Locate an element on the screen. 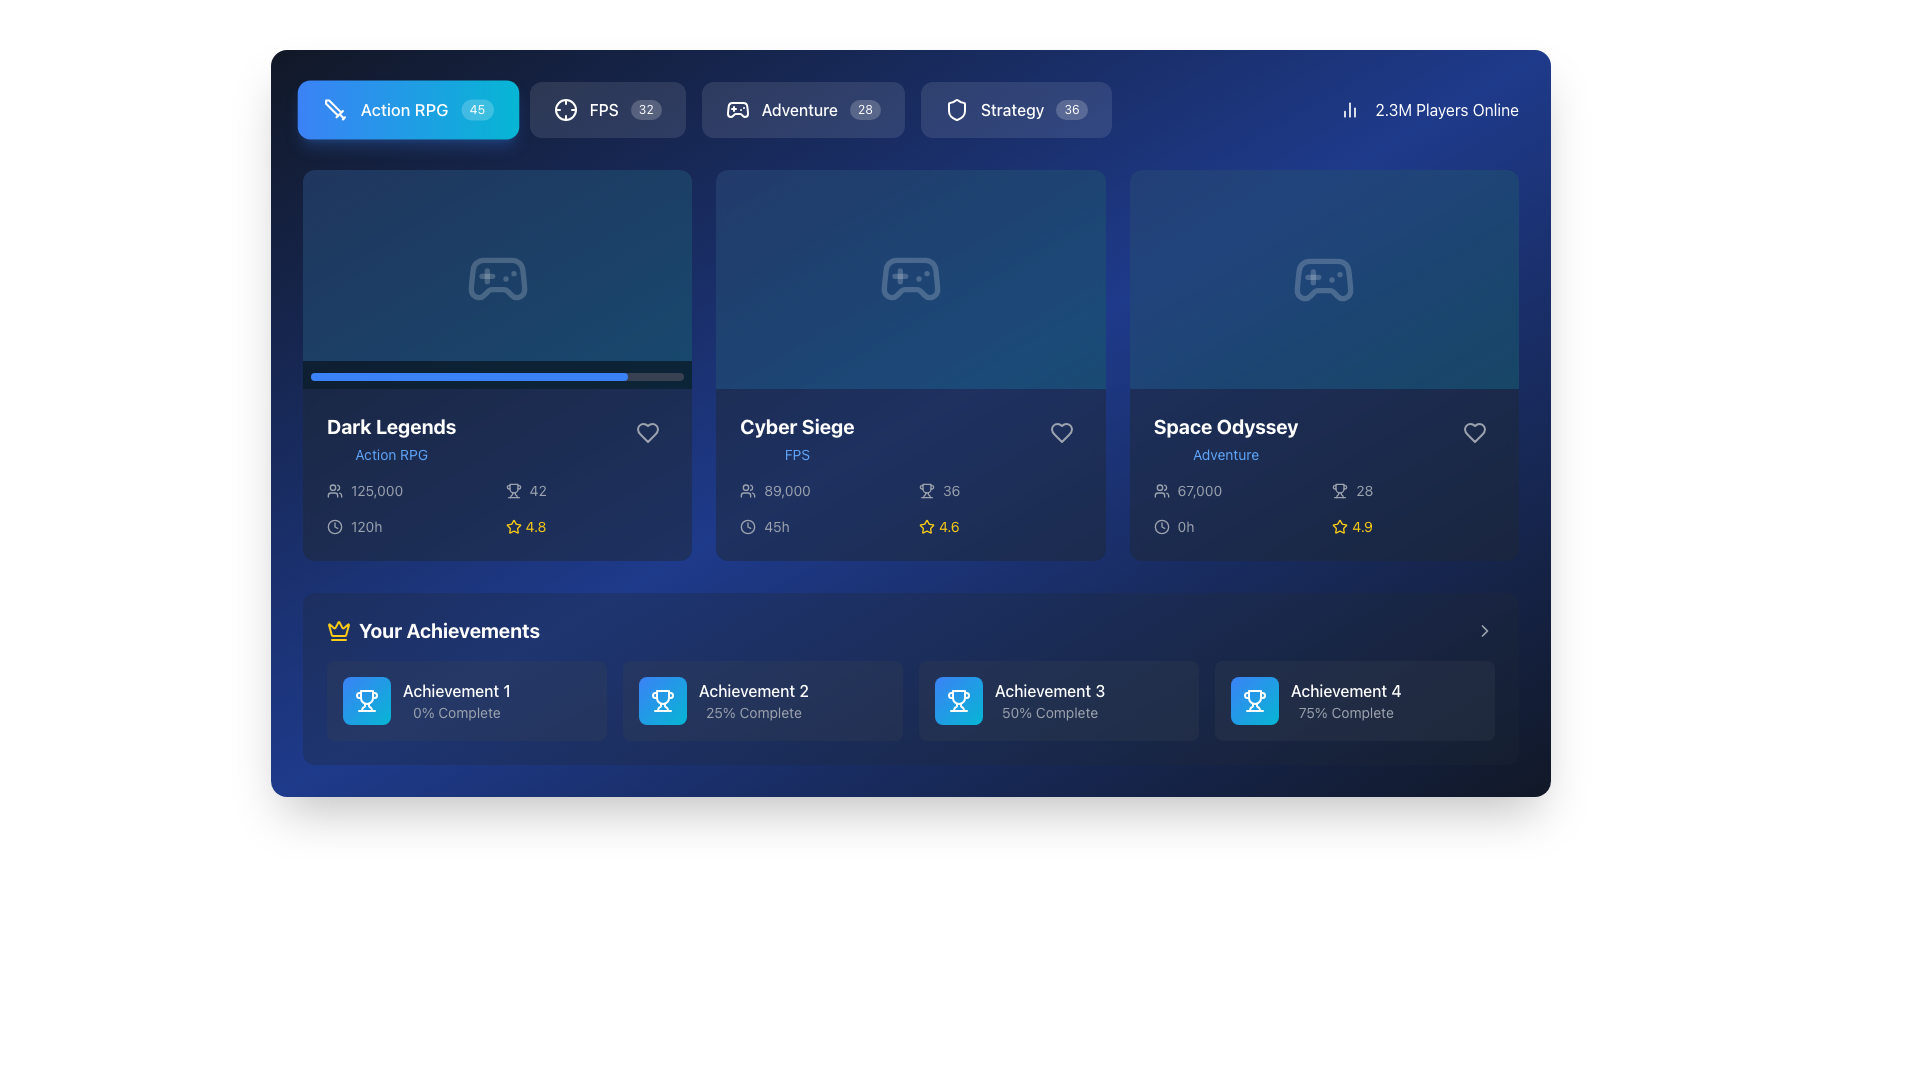  the heart-shaped icon located in the bottom right corner of the 'Cyber Siege' card is located at coordinates (1060, 431).